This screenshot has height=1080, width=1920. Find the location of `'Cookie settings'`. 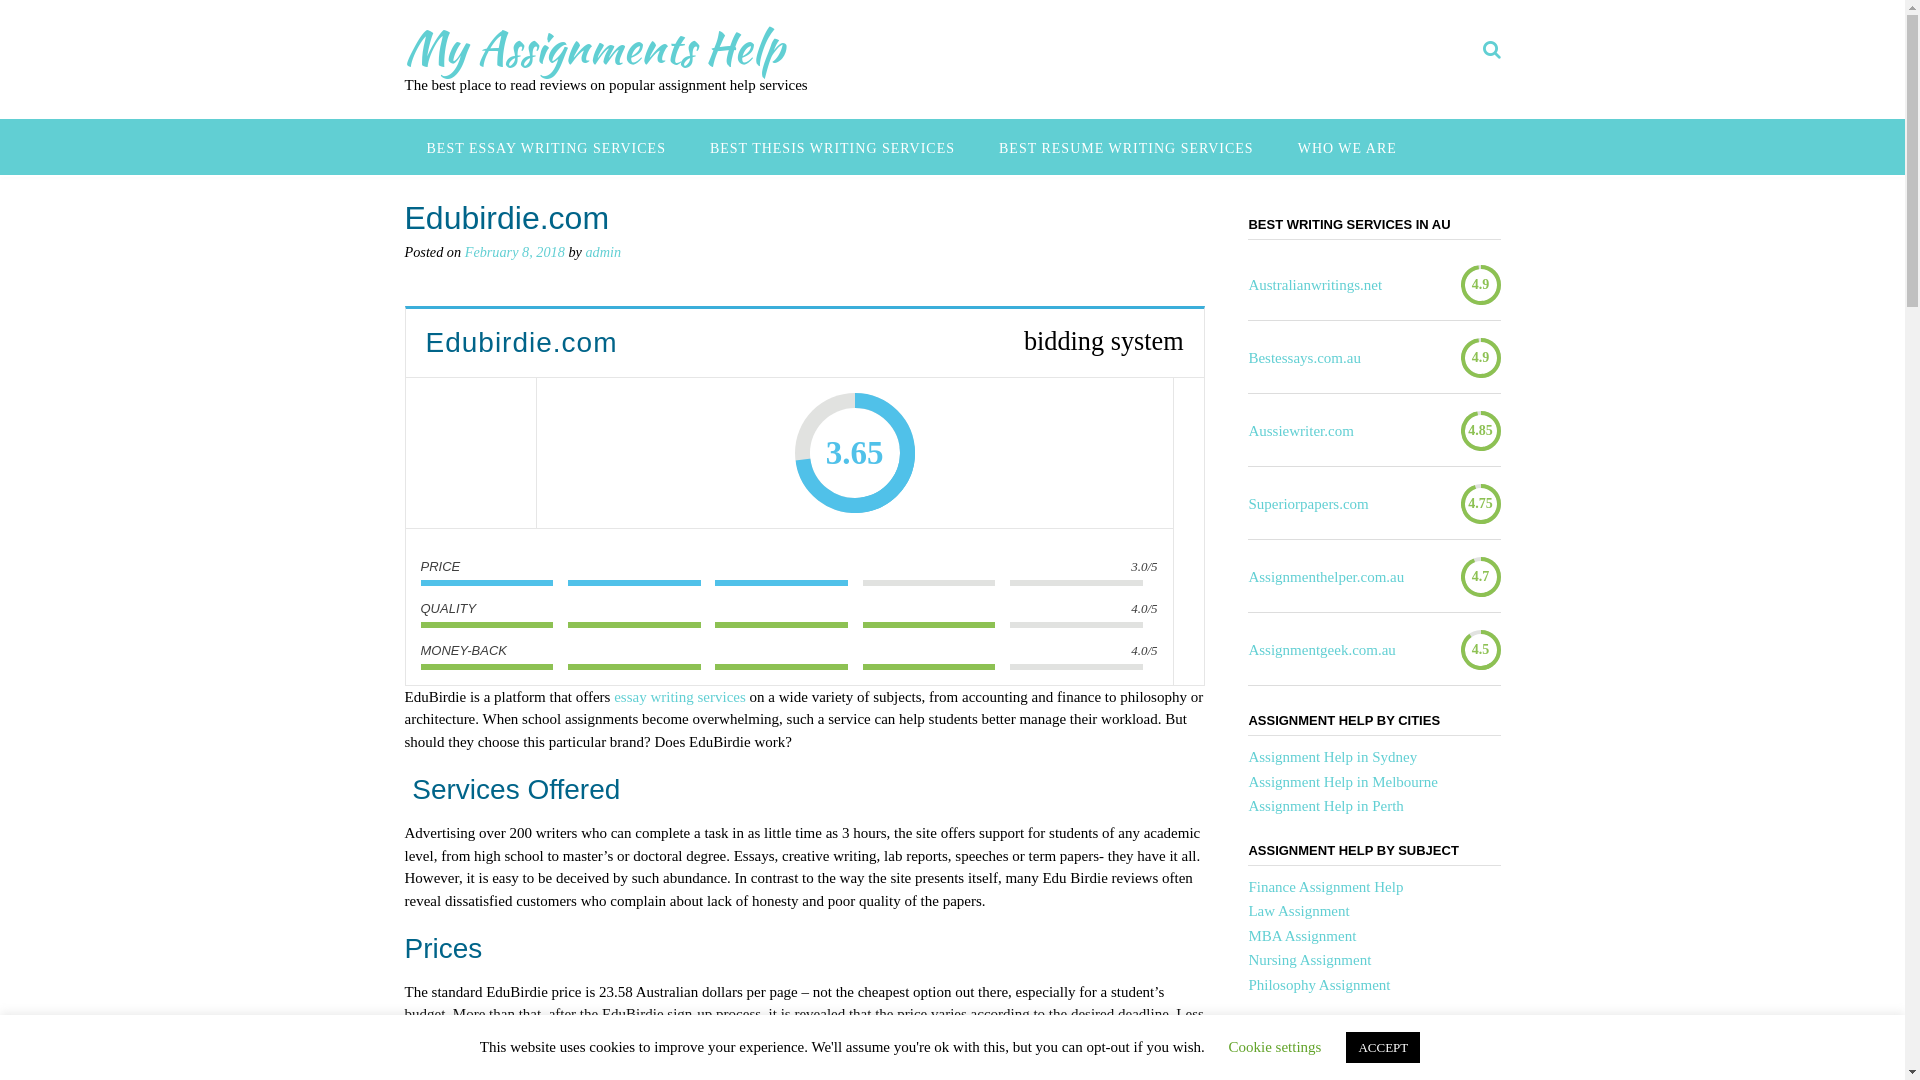

'Cookie settings' is located at coordinates (1274, 1045).